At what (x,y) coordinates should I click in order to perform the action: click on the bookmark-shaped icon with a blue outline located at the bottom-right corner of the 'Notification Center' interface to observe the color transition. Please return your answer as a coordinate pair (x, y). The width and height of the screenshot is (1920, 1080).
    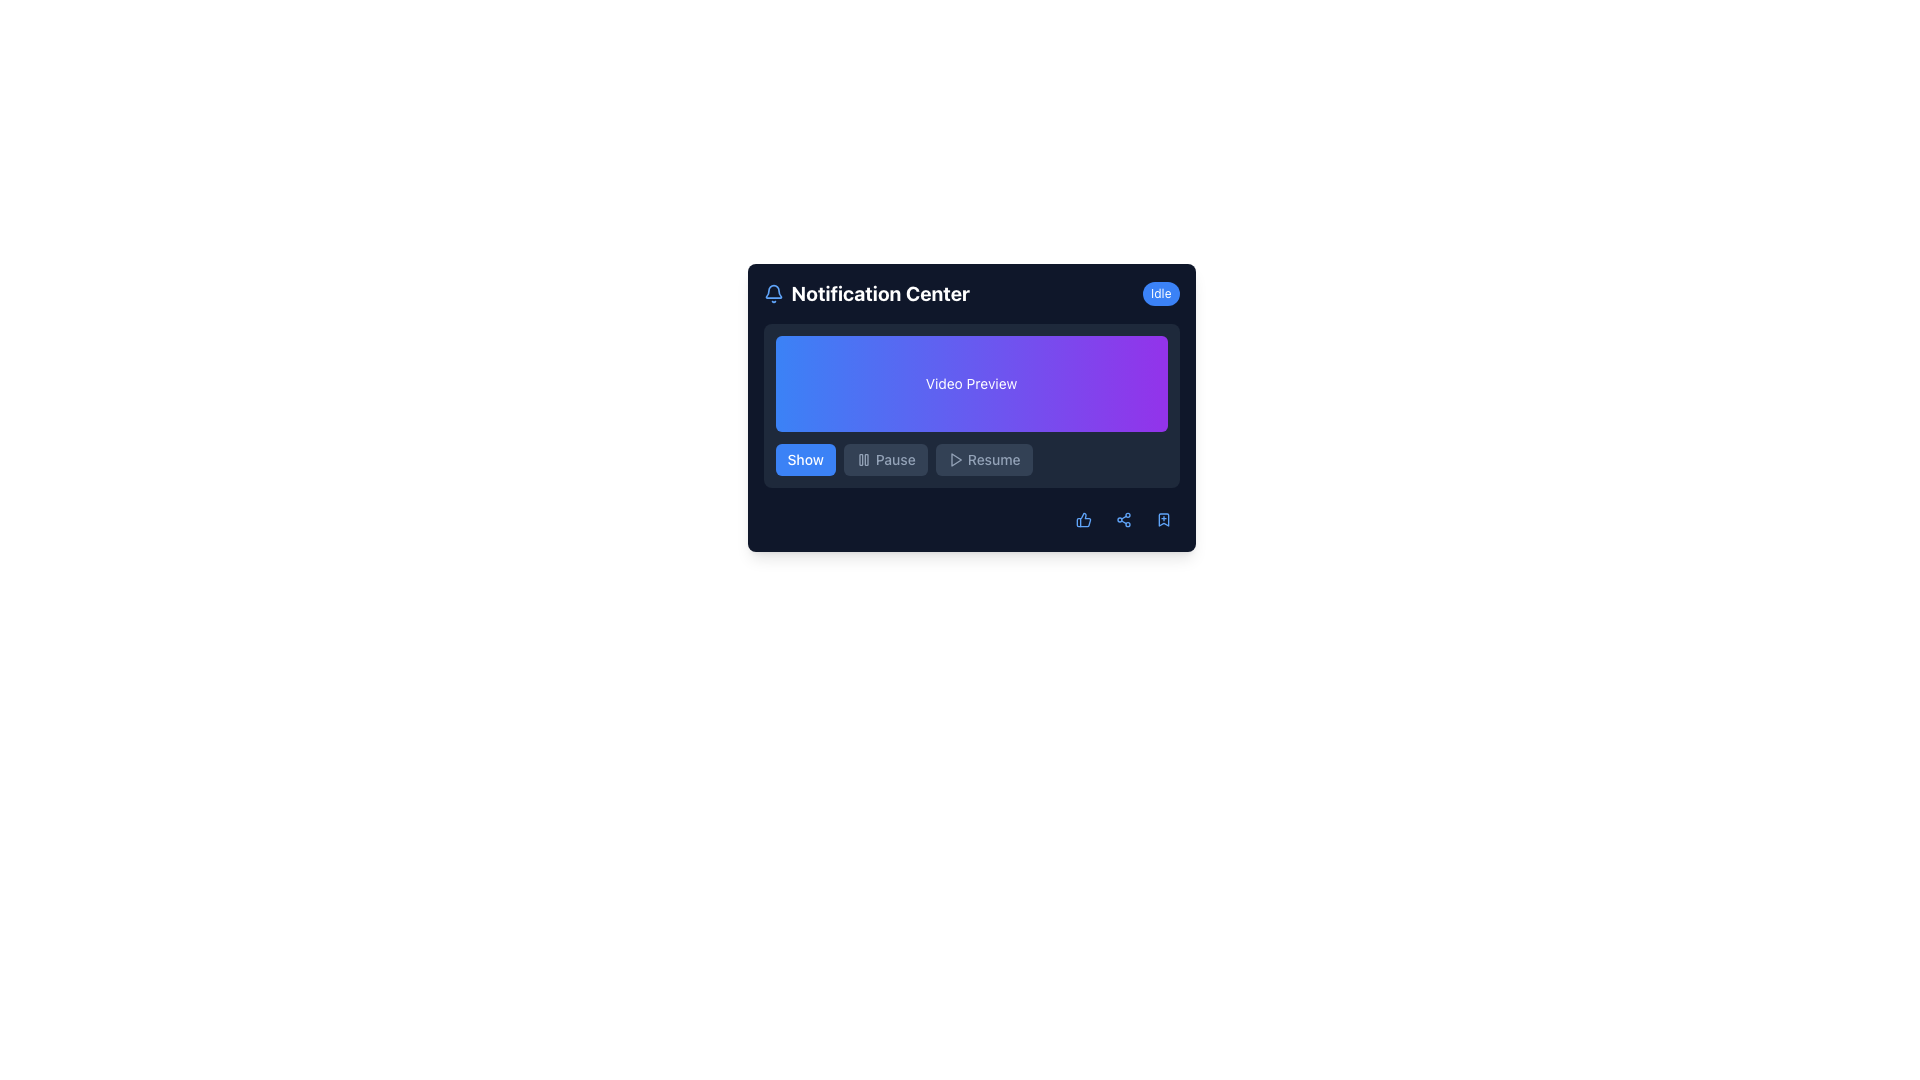
    Looking at the image, I should click on (1163, 519).